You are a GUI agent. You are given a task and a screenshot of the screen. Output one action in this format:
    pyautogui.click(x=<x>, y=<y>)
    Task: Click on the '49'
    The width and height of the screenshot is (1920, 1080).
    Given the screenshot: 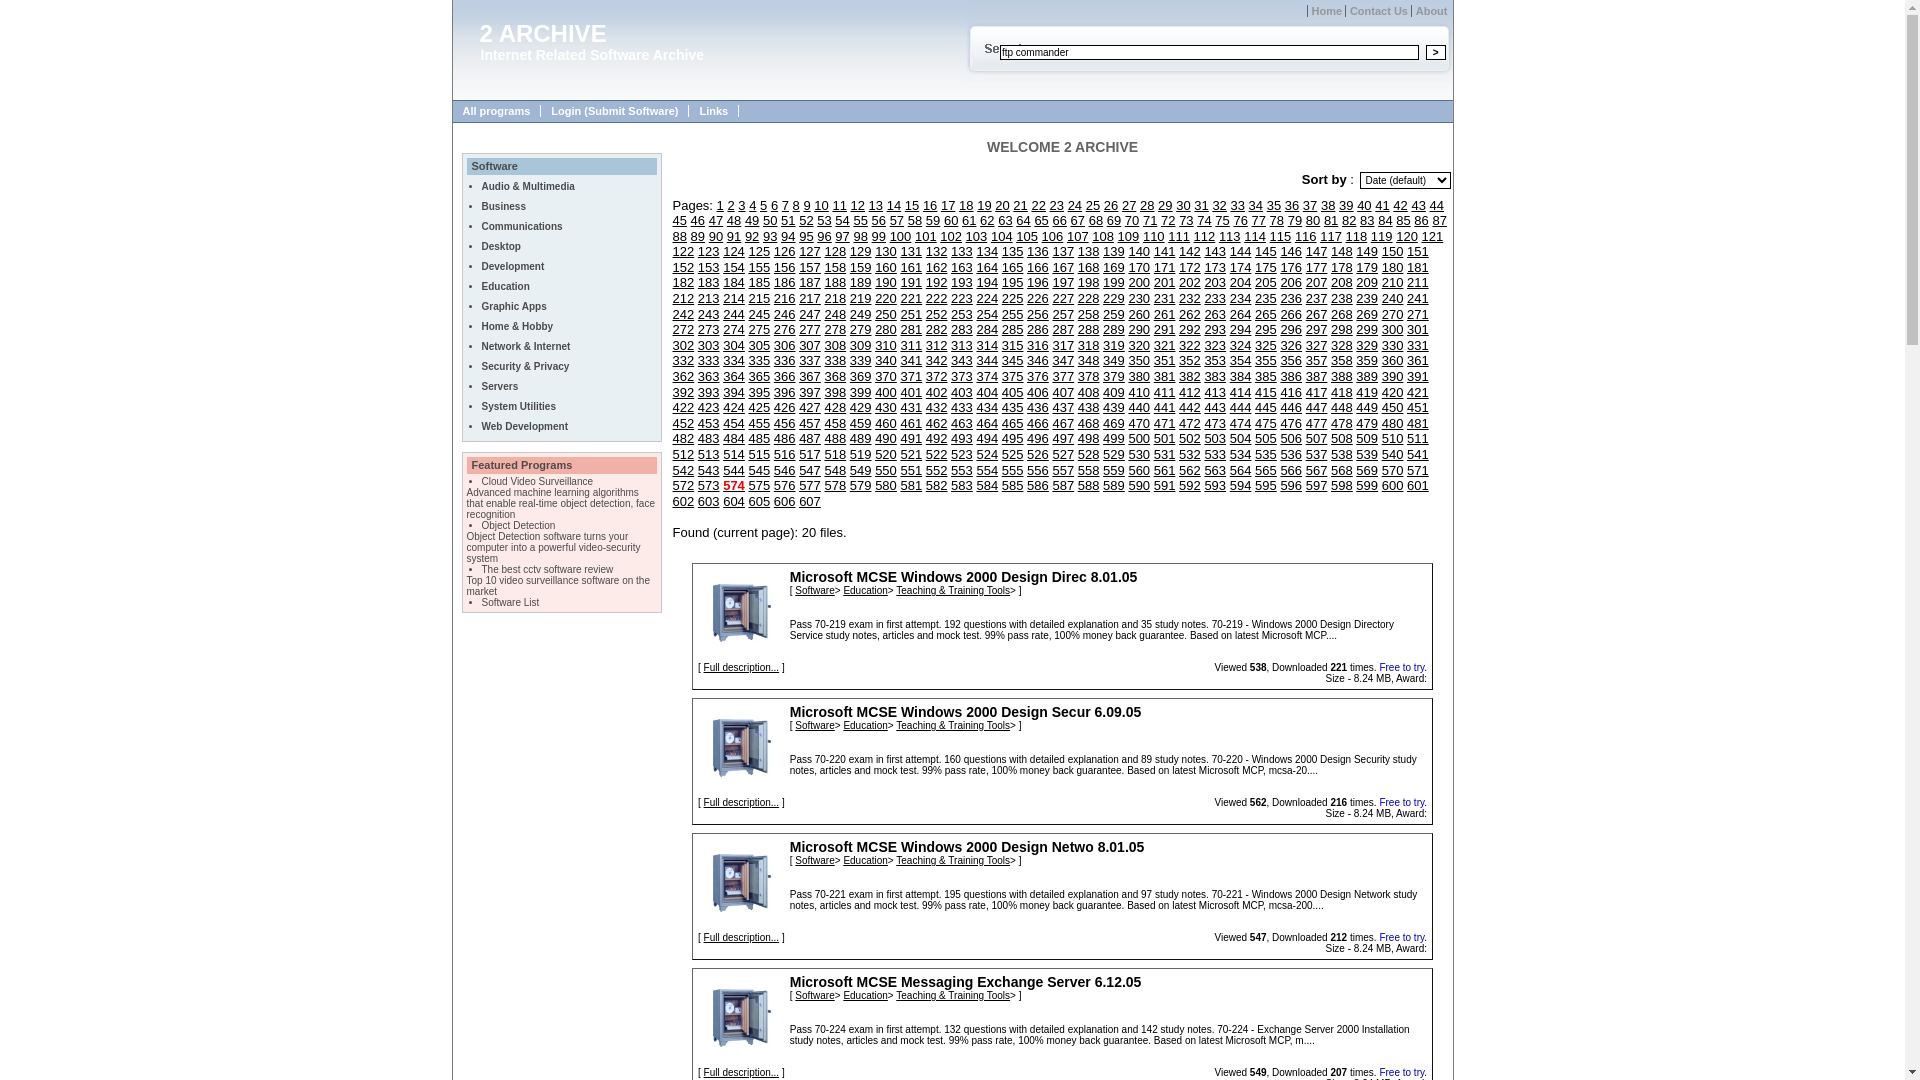 What is the action you would take?
    pyautogui.click(x=743, y=220)
    